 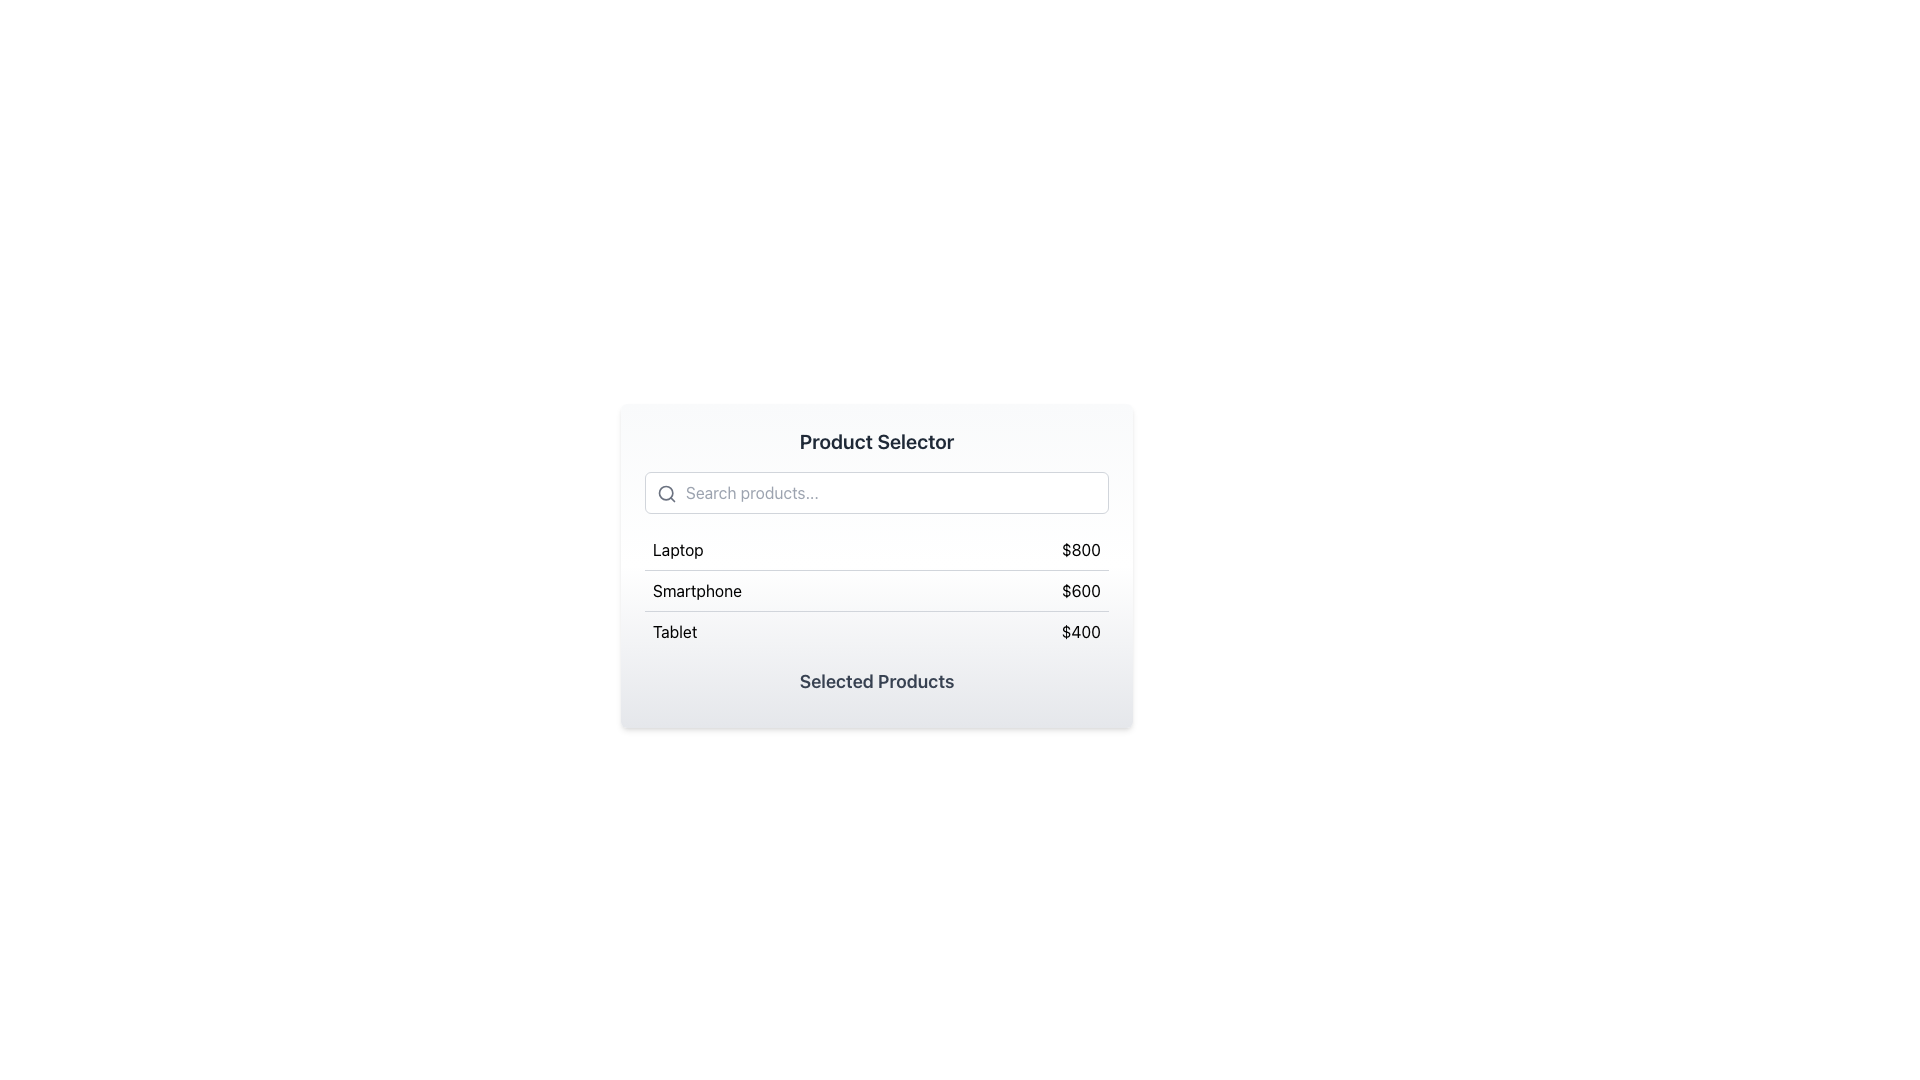 What do you see at coordinates (877, 589) in the screenshot?
I see `the middle list item labeled 'Smartphone' priced at '$600'` at bounding box center [877, 589].